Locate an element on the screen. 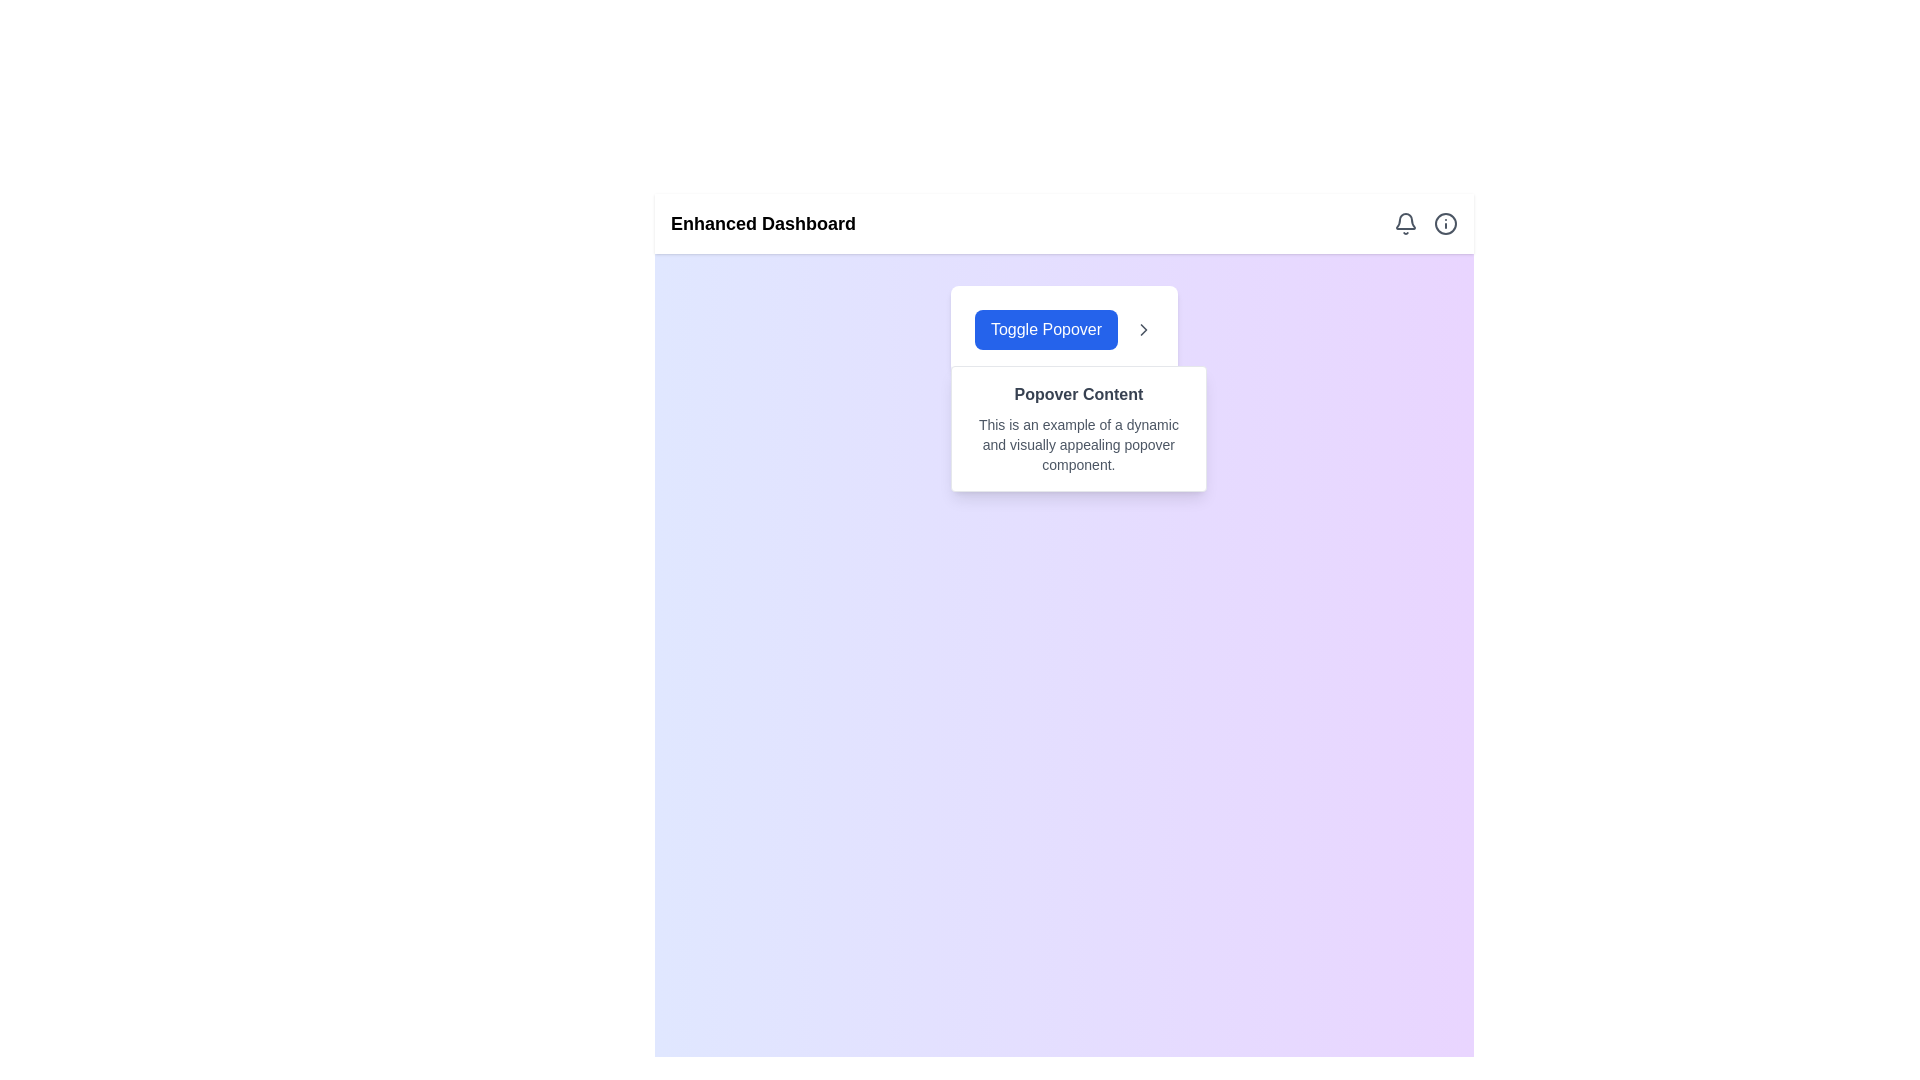 The height and width of the screenshot is (1080, 1920). the notification bell icon located at the top-right corner of the interface to potentially display a tooltip is located at coordinates (1405, 223).